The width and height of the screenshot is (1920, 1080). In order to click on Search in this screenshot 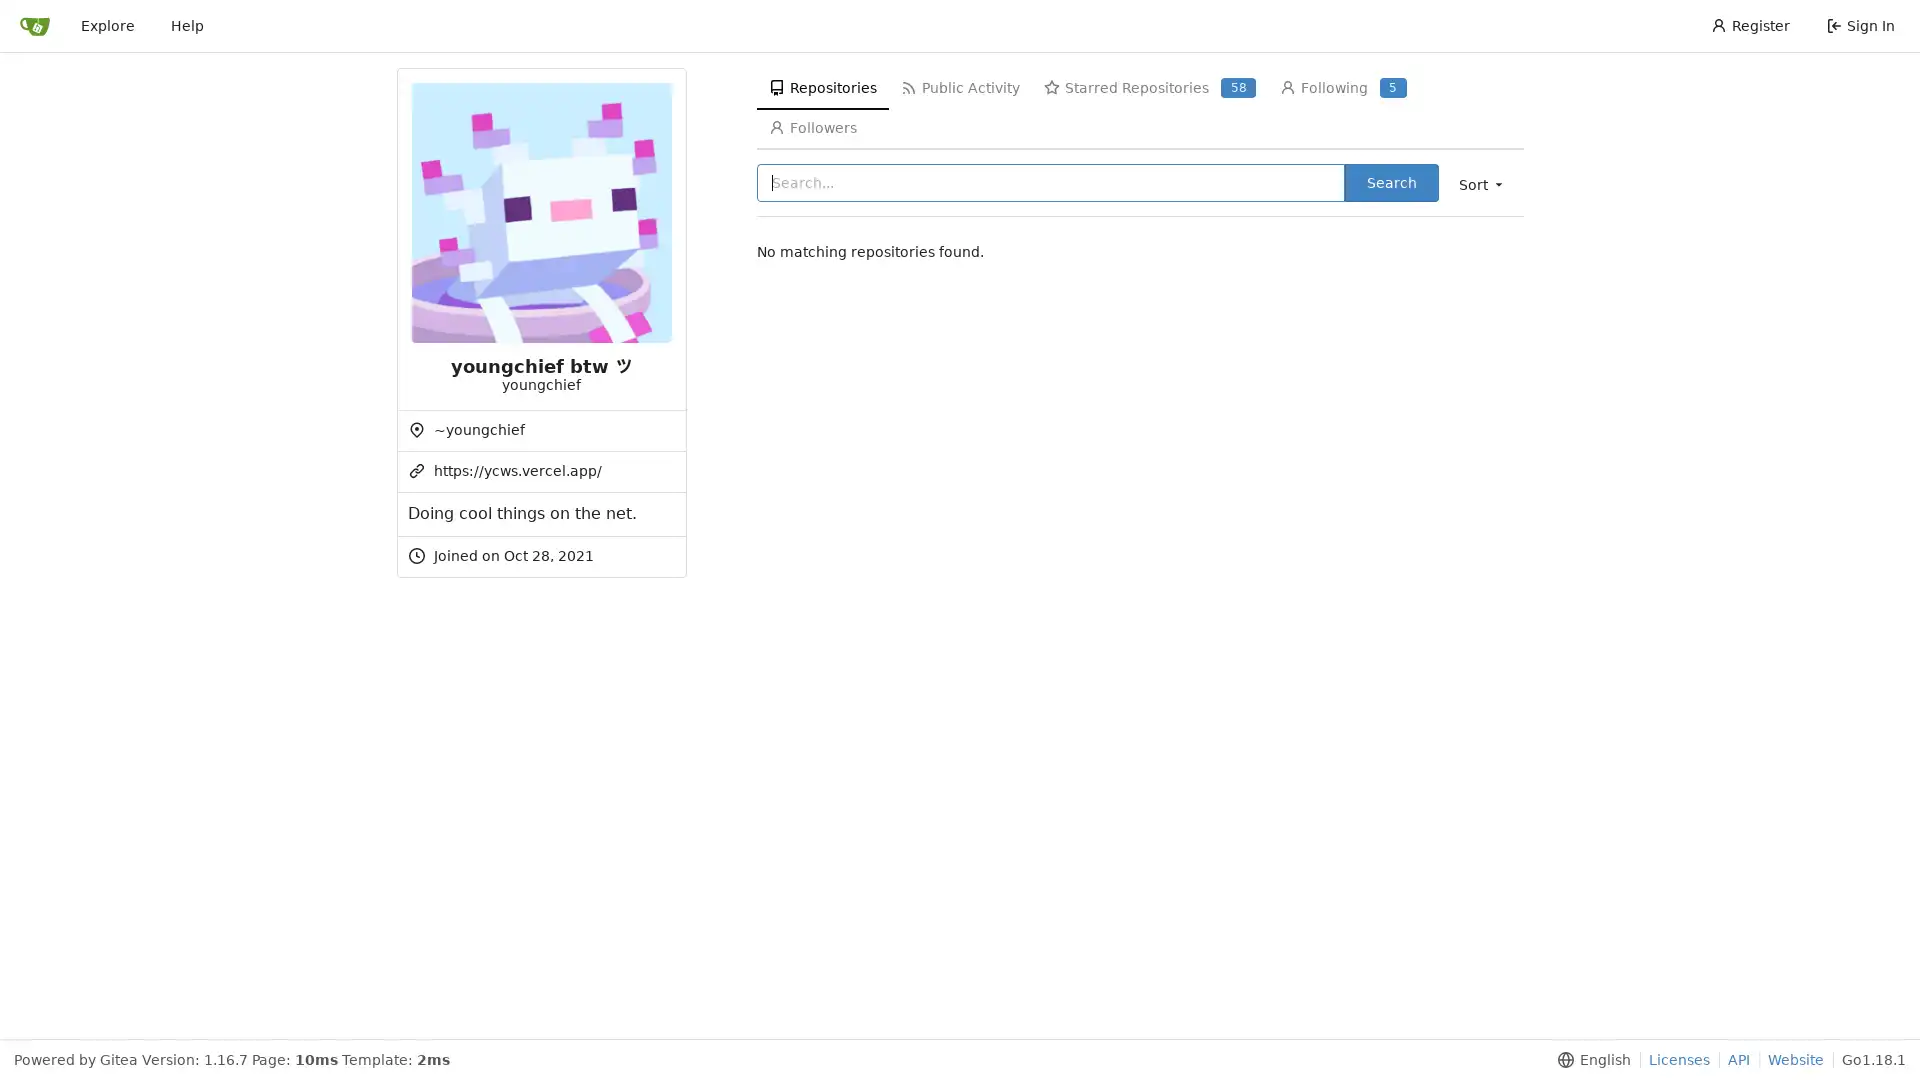, I will do `click(1390, 182)`.